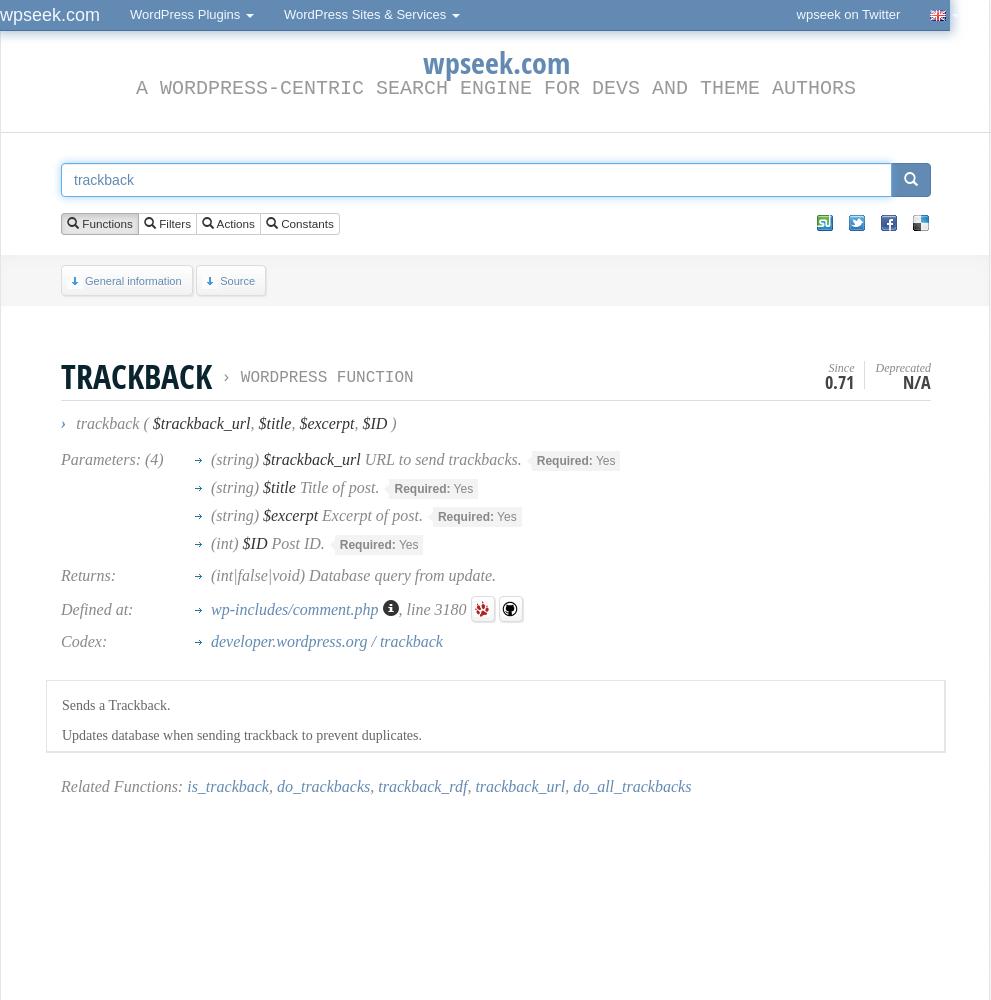 The width and height of the screenshot is (991, 1000). I want to click on 'Updates database when sending trackback to prevent duplicates.', so click(241, 734).